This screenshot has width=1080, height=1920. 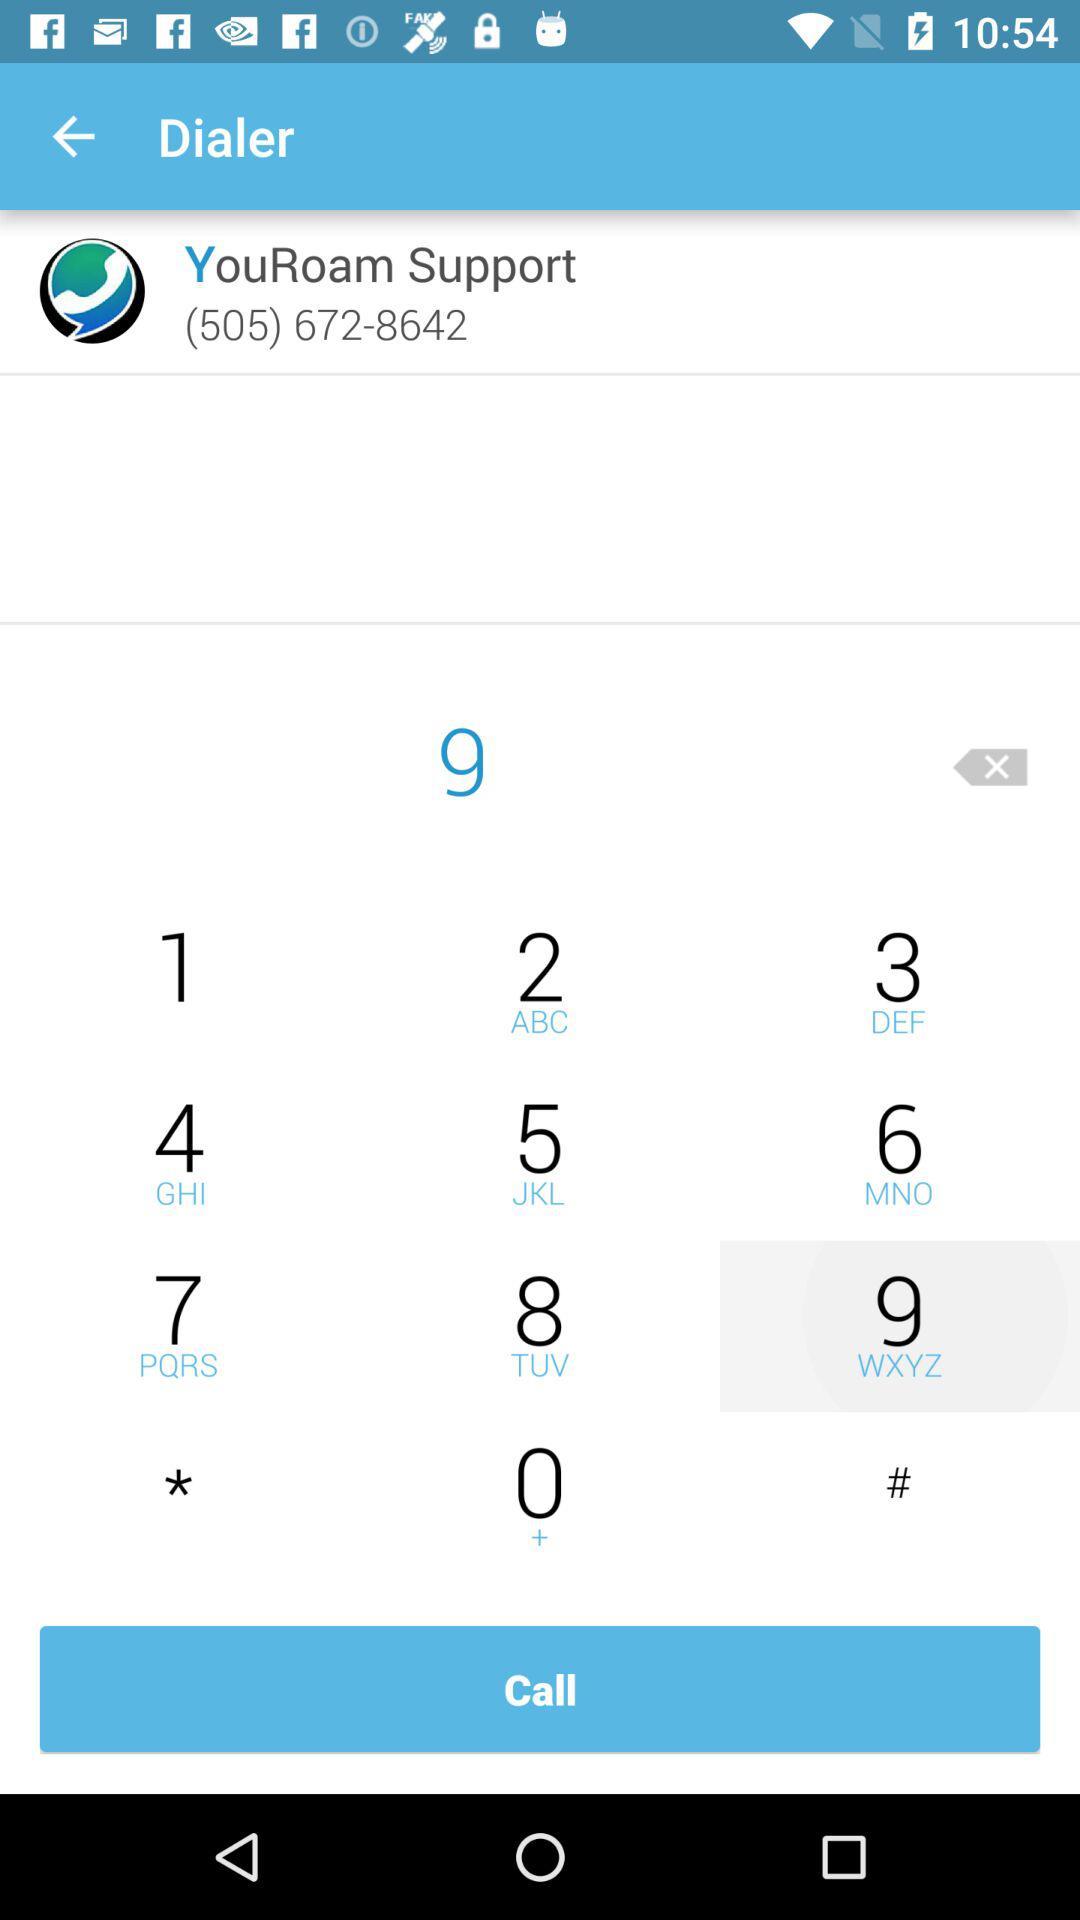 I want to click on 5, so click(x=540, y=1154).